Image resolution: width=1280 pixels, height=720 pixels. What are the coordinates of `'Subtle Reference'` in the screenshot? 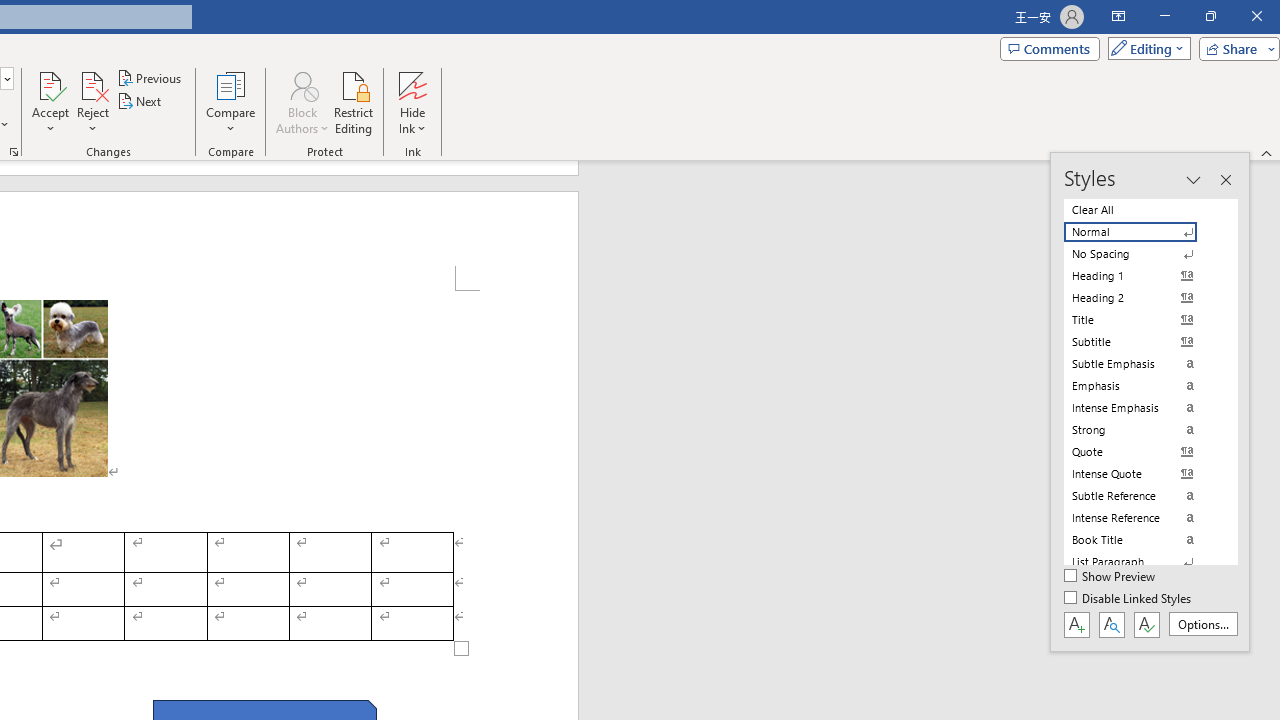 It's located at (1142, 495).